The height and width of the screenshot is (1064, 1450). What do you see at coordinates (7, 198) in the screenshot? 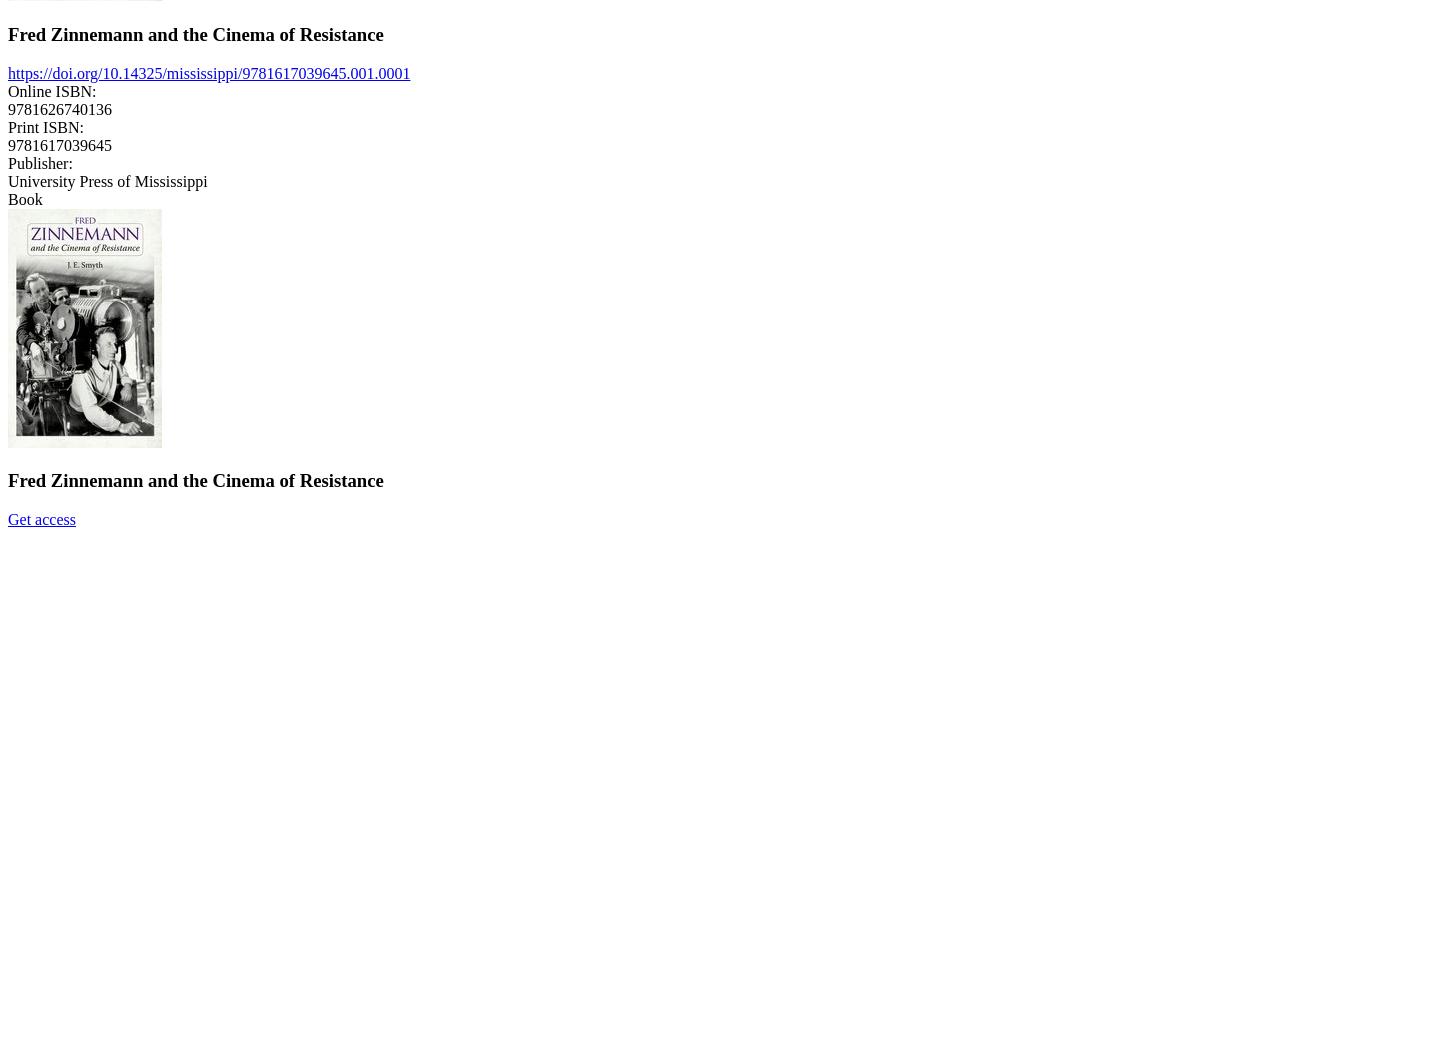
I see `'Book'` at bounding box center [7, 198].